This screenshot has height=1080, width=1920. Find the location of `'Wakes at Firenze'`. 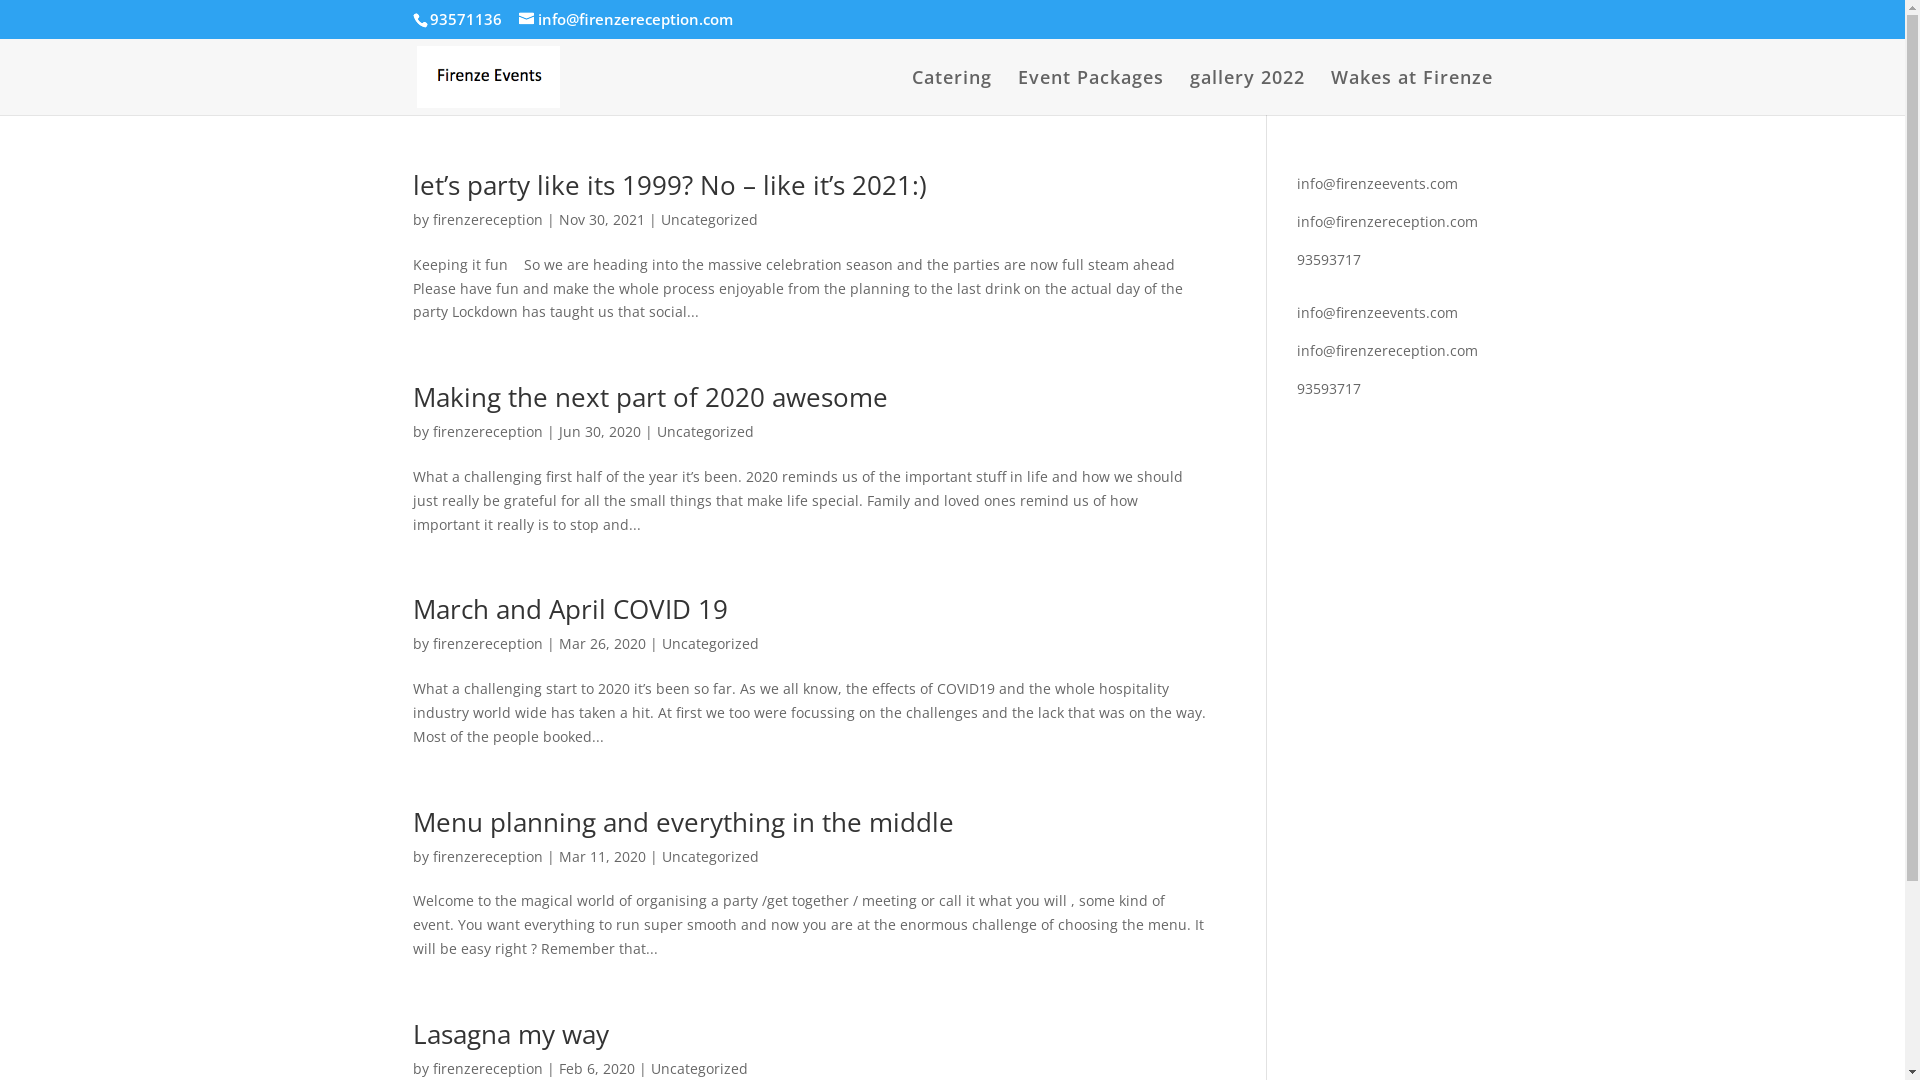

'Wakes at Firenze' is located at coordinates (1410, 92).